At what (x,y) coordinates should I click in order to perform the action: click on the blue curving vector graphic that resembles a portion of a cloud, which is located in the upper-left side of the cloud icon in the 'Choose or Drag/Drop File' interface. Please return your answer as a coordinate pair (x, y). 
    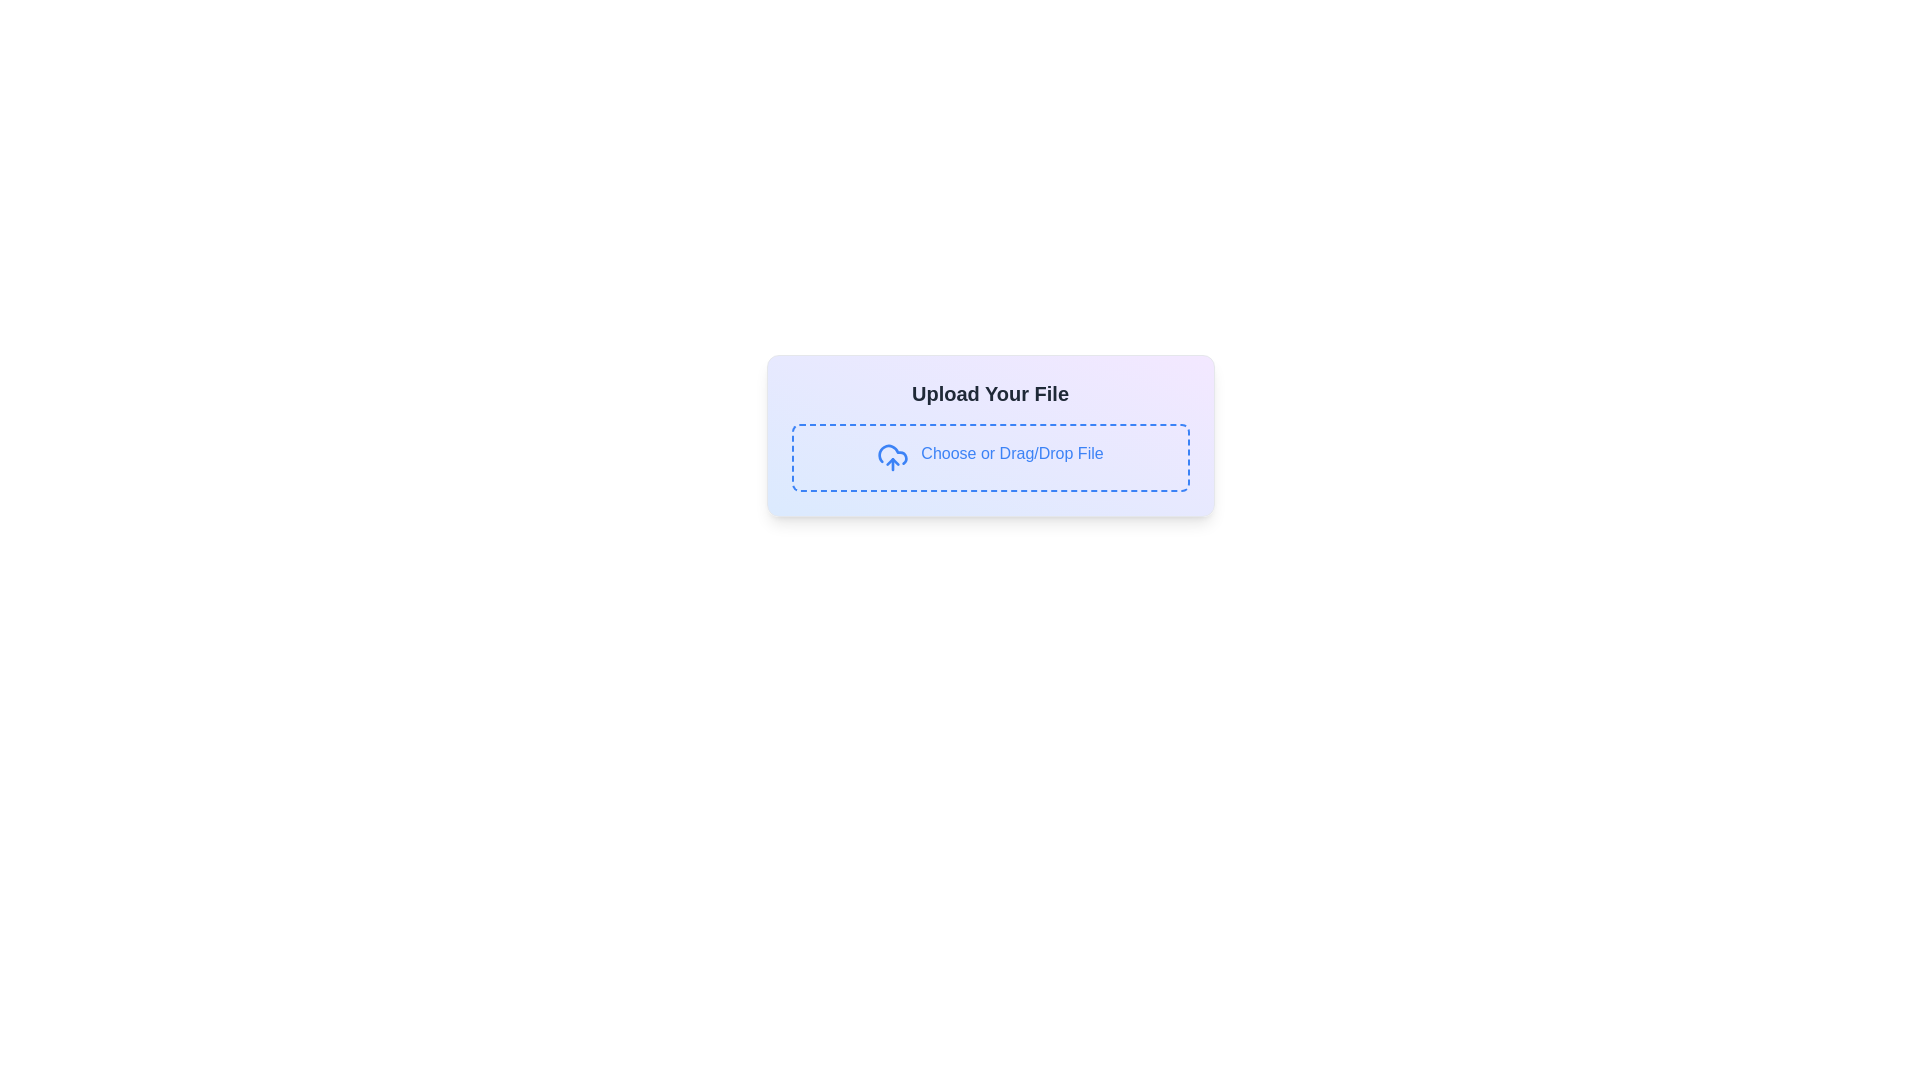
    Looking at the image, I should click on (892, 454).